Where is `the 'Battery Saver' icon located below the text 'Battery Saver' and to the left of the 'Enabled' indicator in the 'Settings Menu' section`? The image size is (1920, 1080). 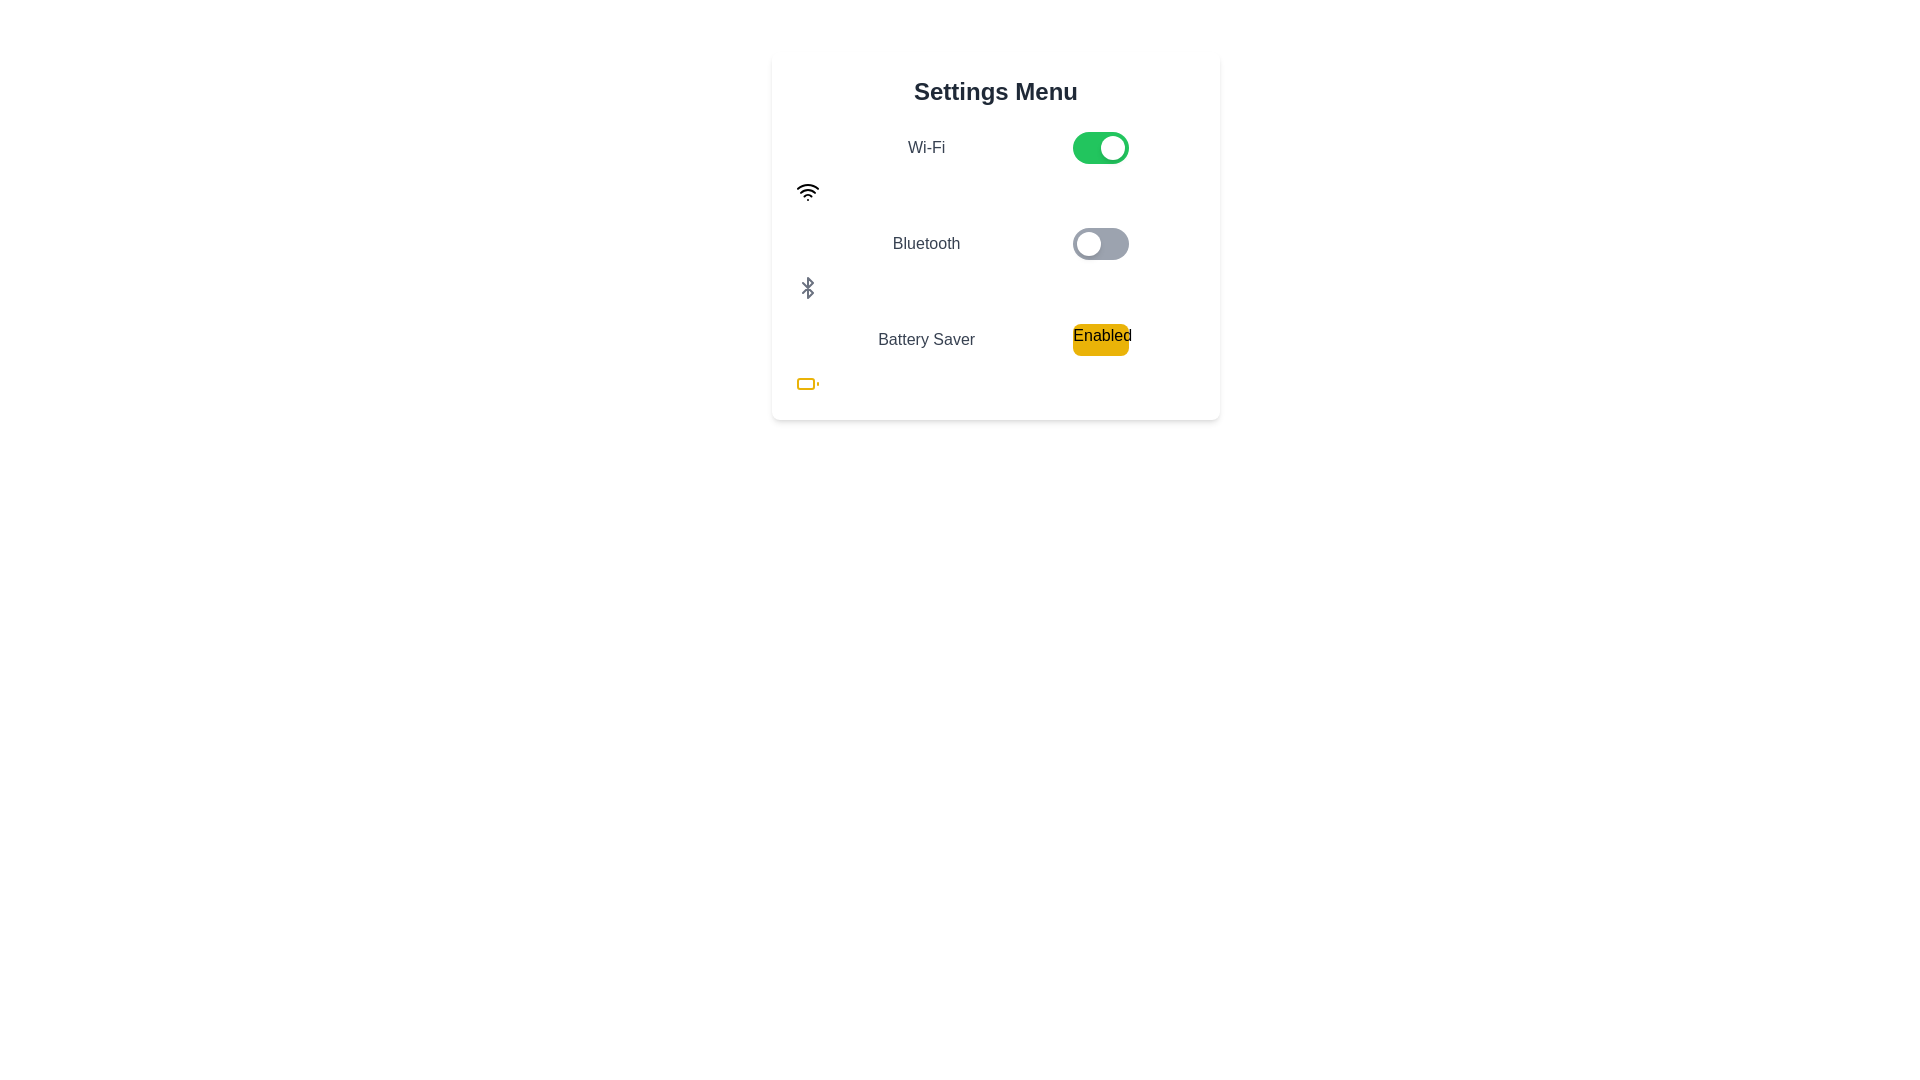 the 'Battery Saver' icon located below the text 'Battery Saver' and to the left of the 'Enabled' indicator in the 'Settings Menu' section is located at coordinates (807, 384).